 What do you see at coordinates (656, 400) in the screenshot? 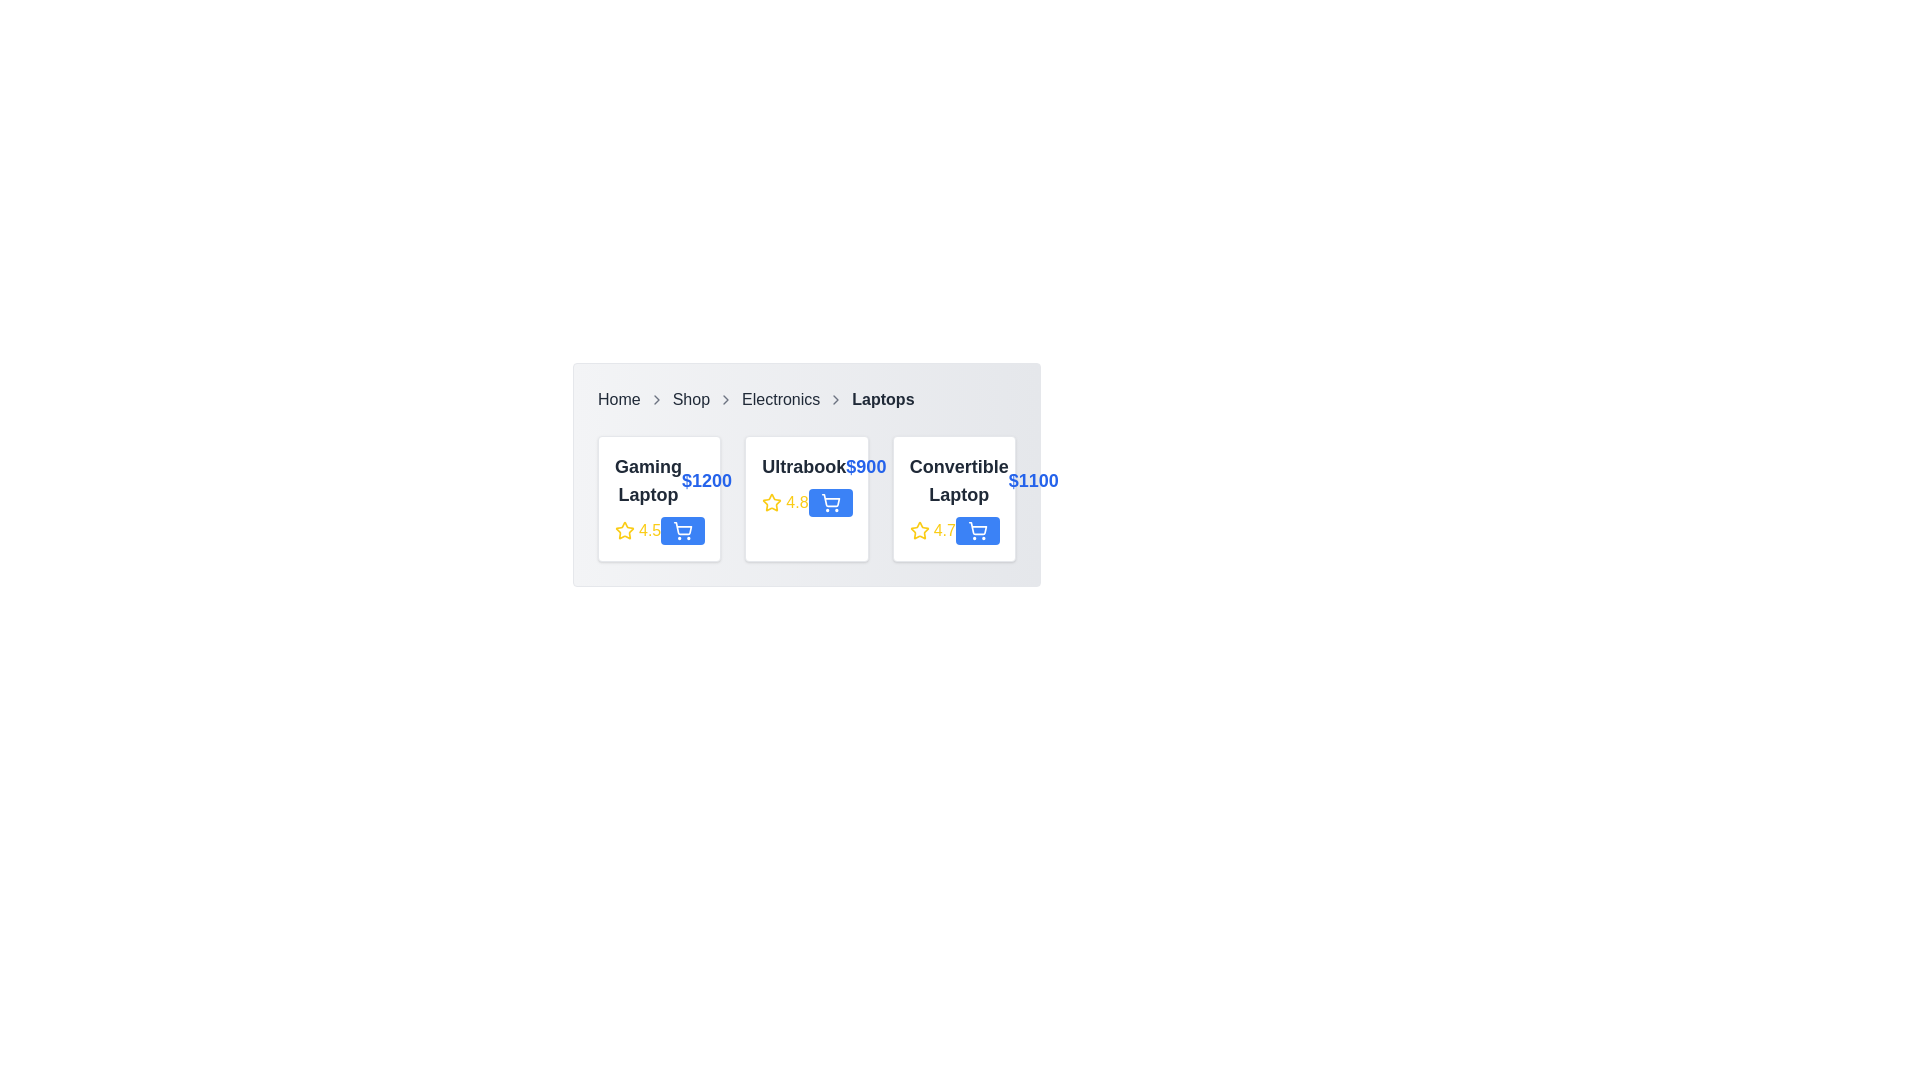
I see `the second chevron icon in the breadcrumb navigation, which separates the 'Home' and 'Shop' links` at bounding box center [656, 400].